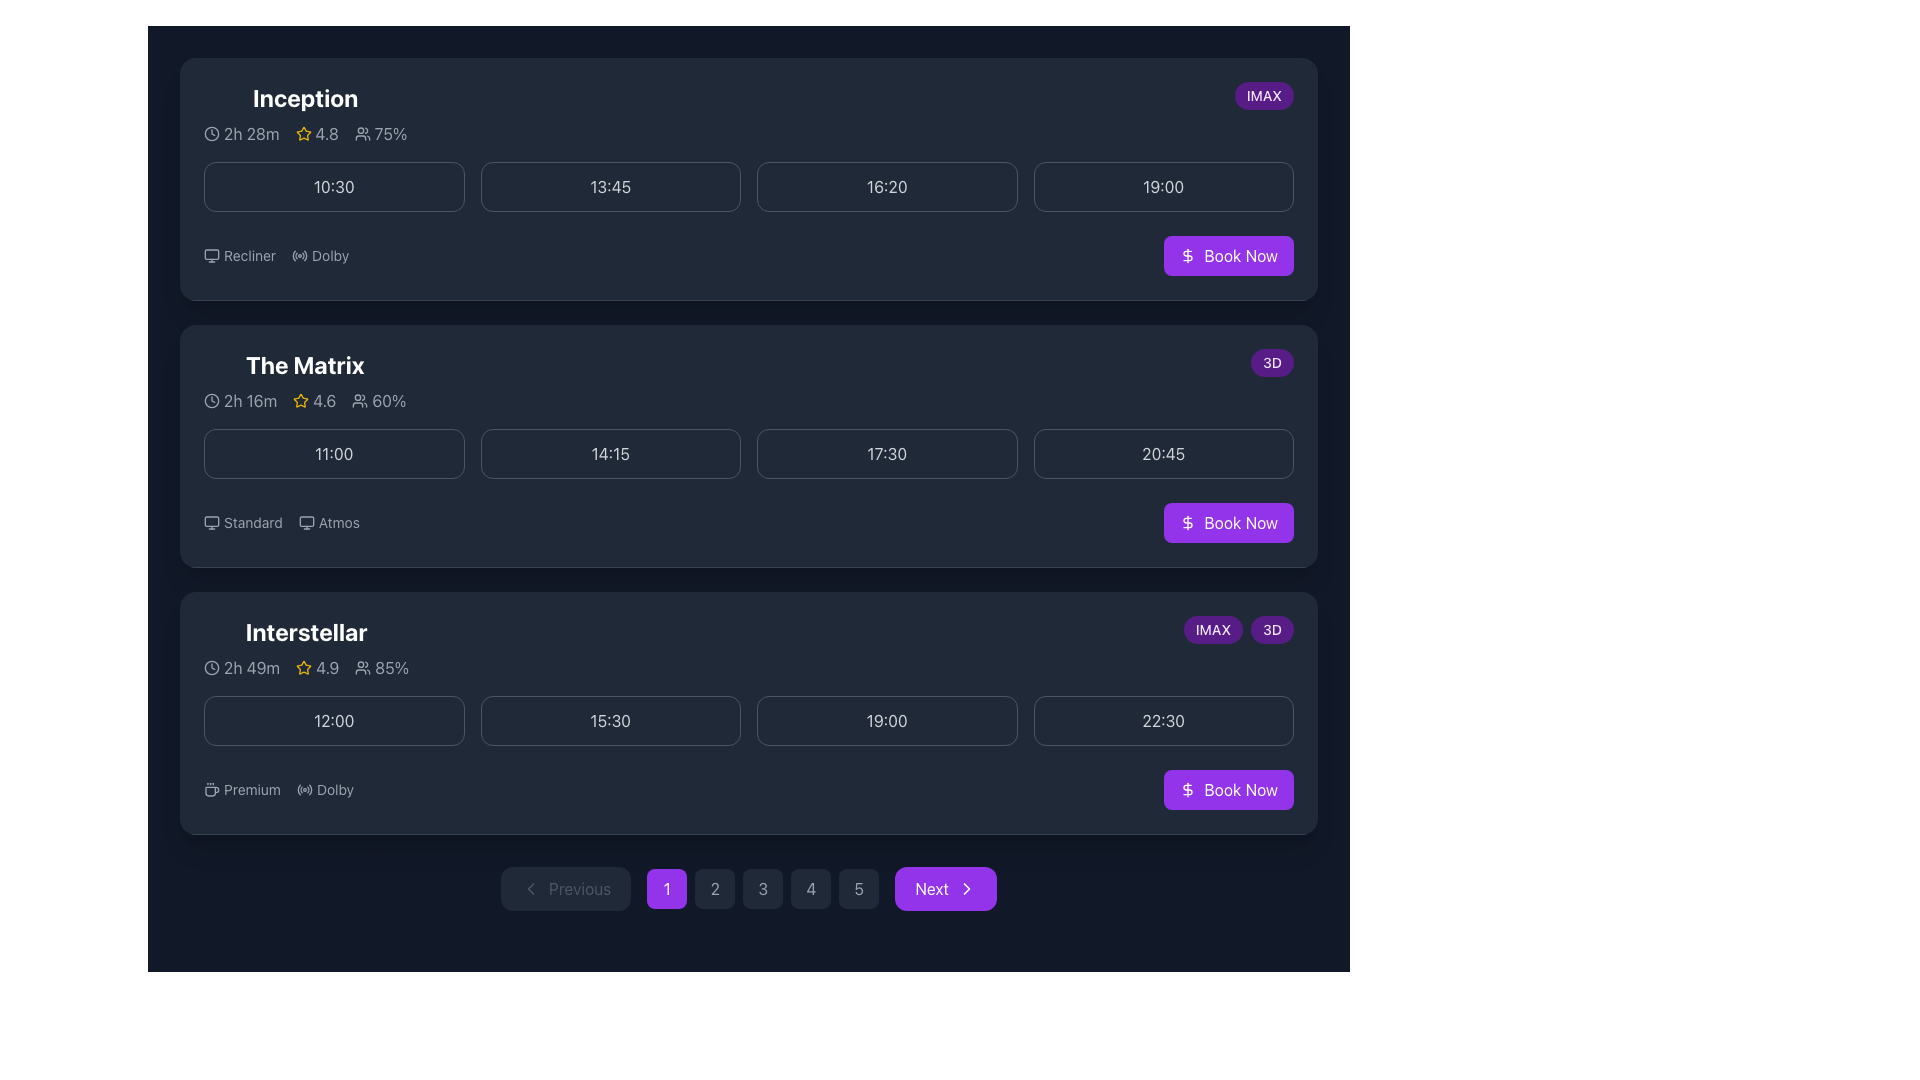 Image resolution: width=1920 pixels, height=1080 pixels. I want to click on the '19:00' button, which is a rectangular button with rounded corners, located in the 'Interstellar' section, between the '15:30' and '22:30' buttons, so click(886, 721).